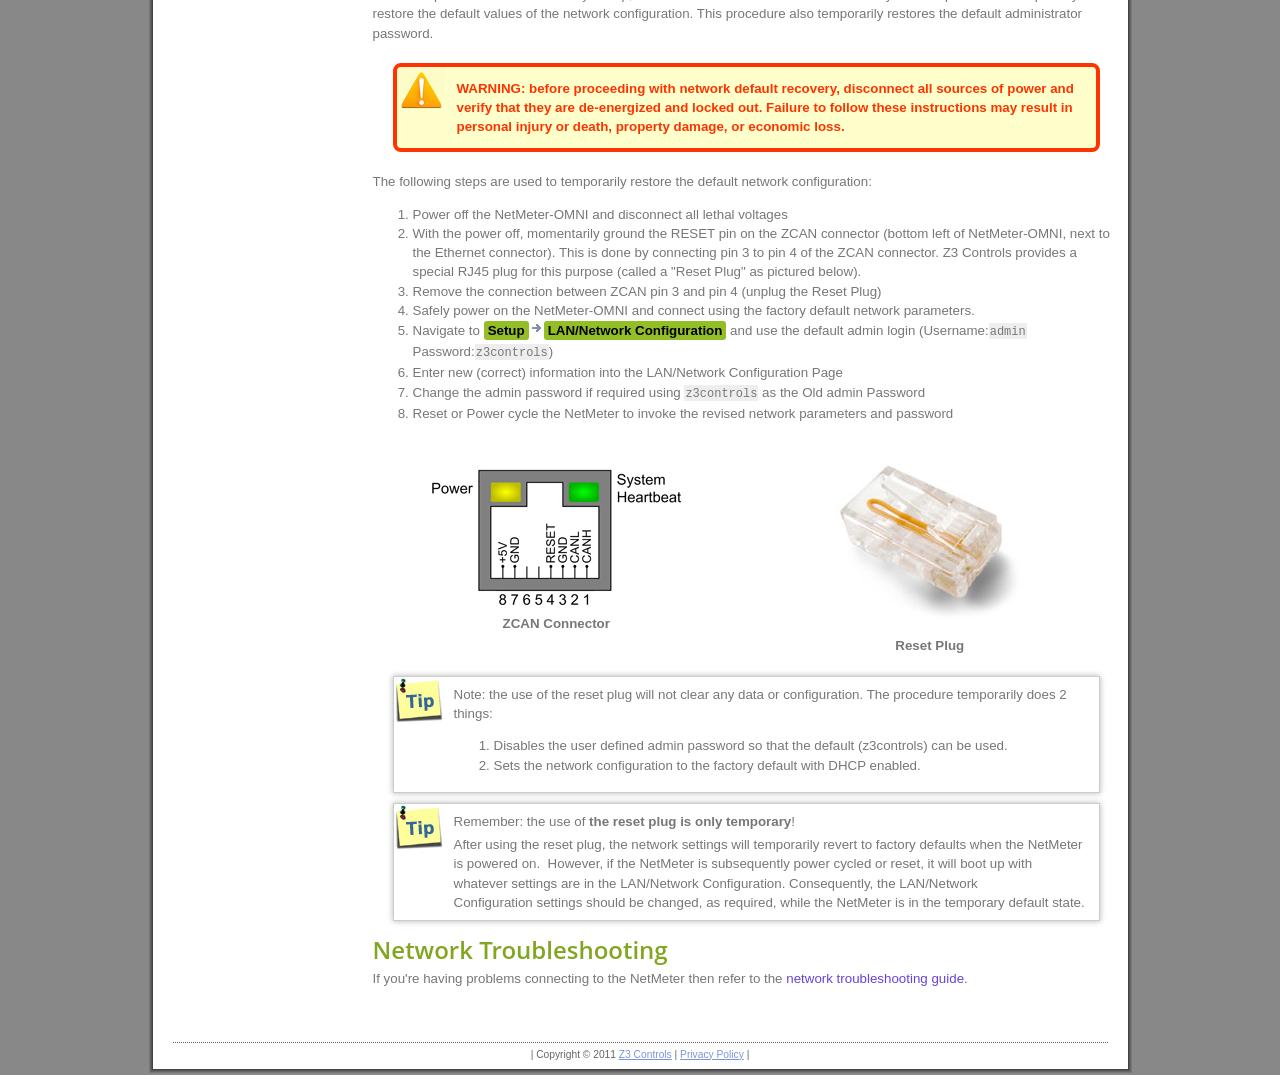 This screenshot has height=1075, width=1280. Describe the element at coordinates (759, 252) in the screenshot. I see `'With the power off, momentarily ground the RESET pin on the ZCAN connector (bottom left of NetMeter-OMNI, next to the Ethernet connector). This is done by connecting pin 3 to pin 4 of the ZCAN connector. Z3 Controls provides a special RJ45 plug for this purpose (called a "Reset Plug" as pictured below).'` at that location.